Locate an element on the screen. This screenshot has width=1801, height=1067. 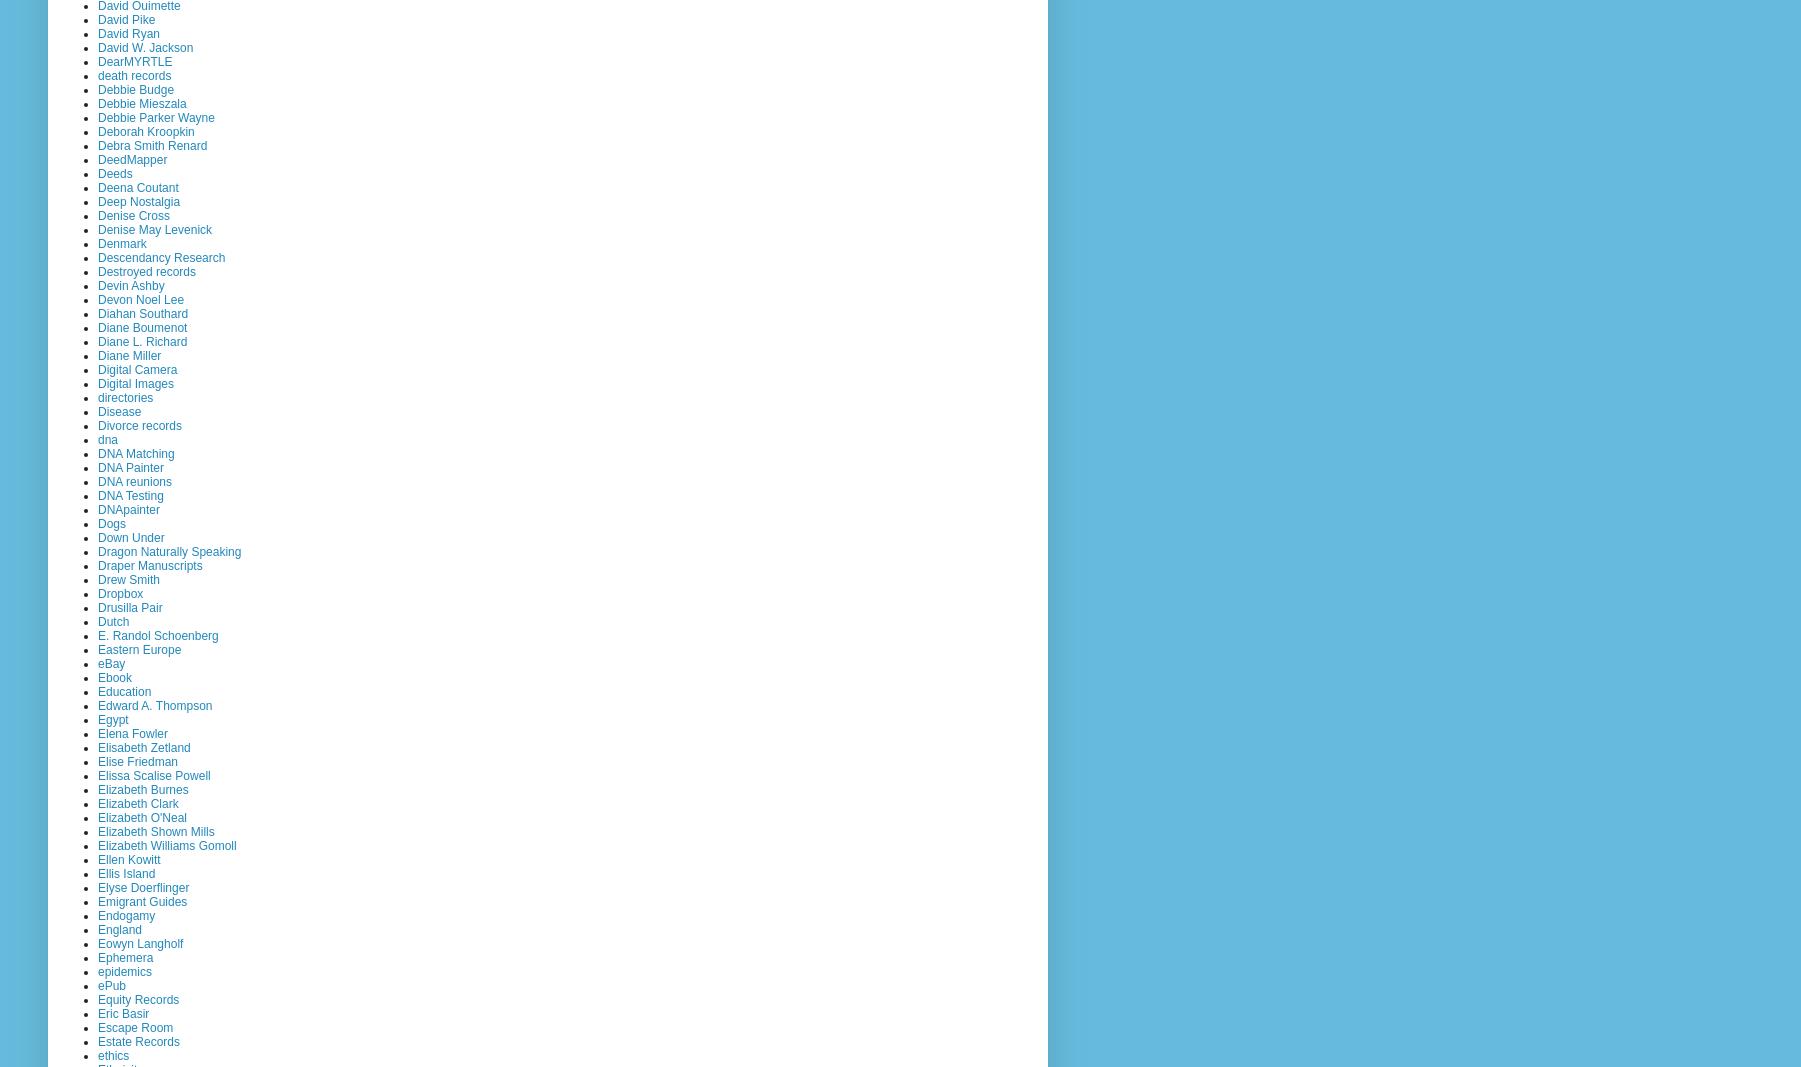
'Ephemera' is located at coordinates (125, 956).